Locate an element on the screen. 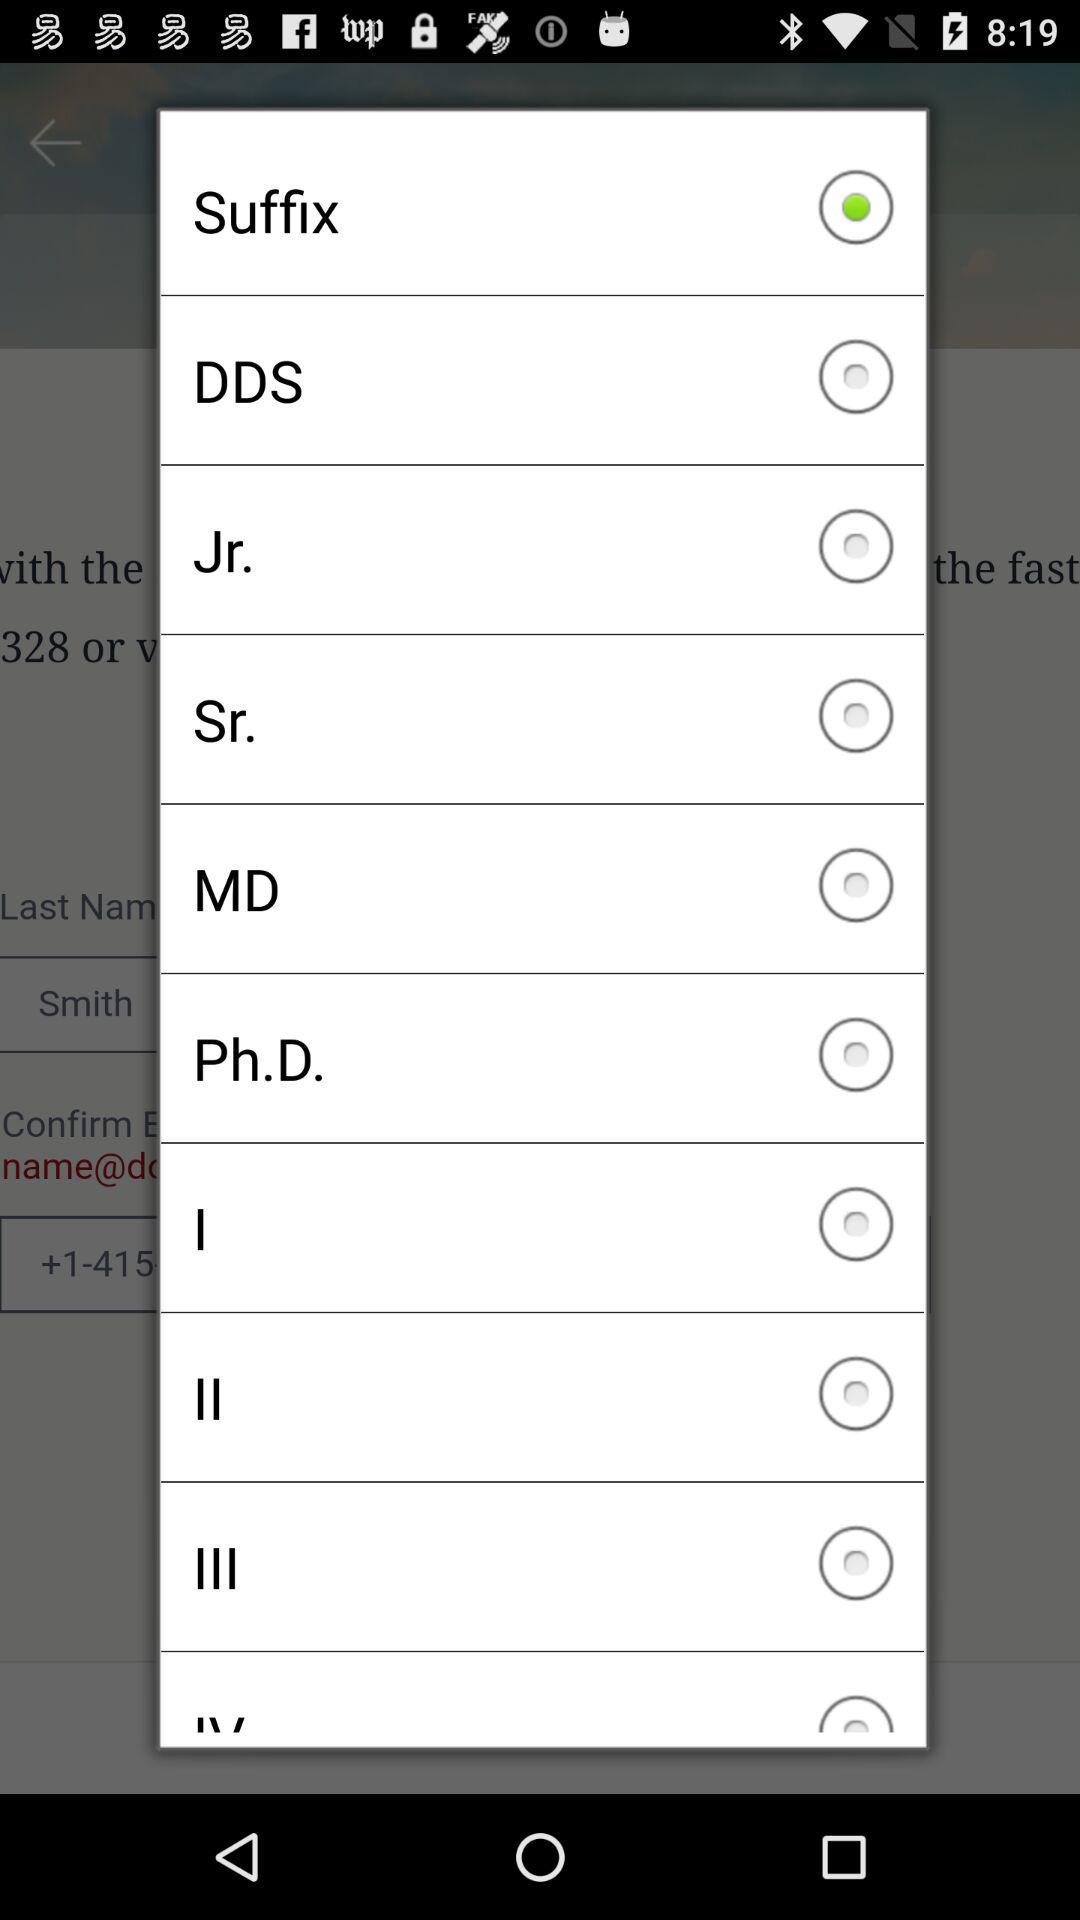 This screenshot has height=1920, width=1080. ph.d. icon is located at coordinates (542, 1057).